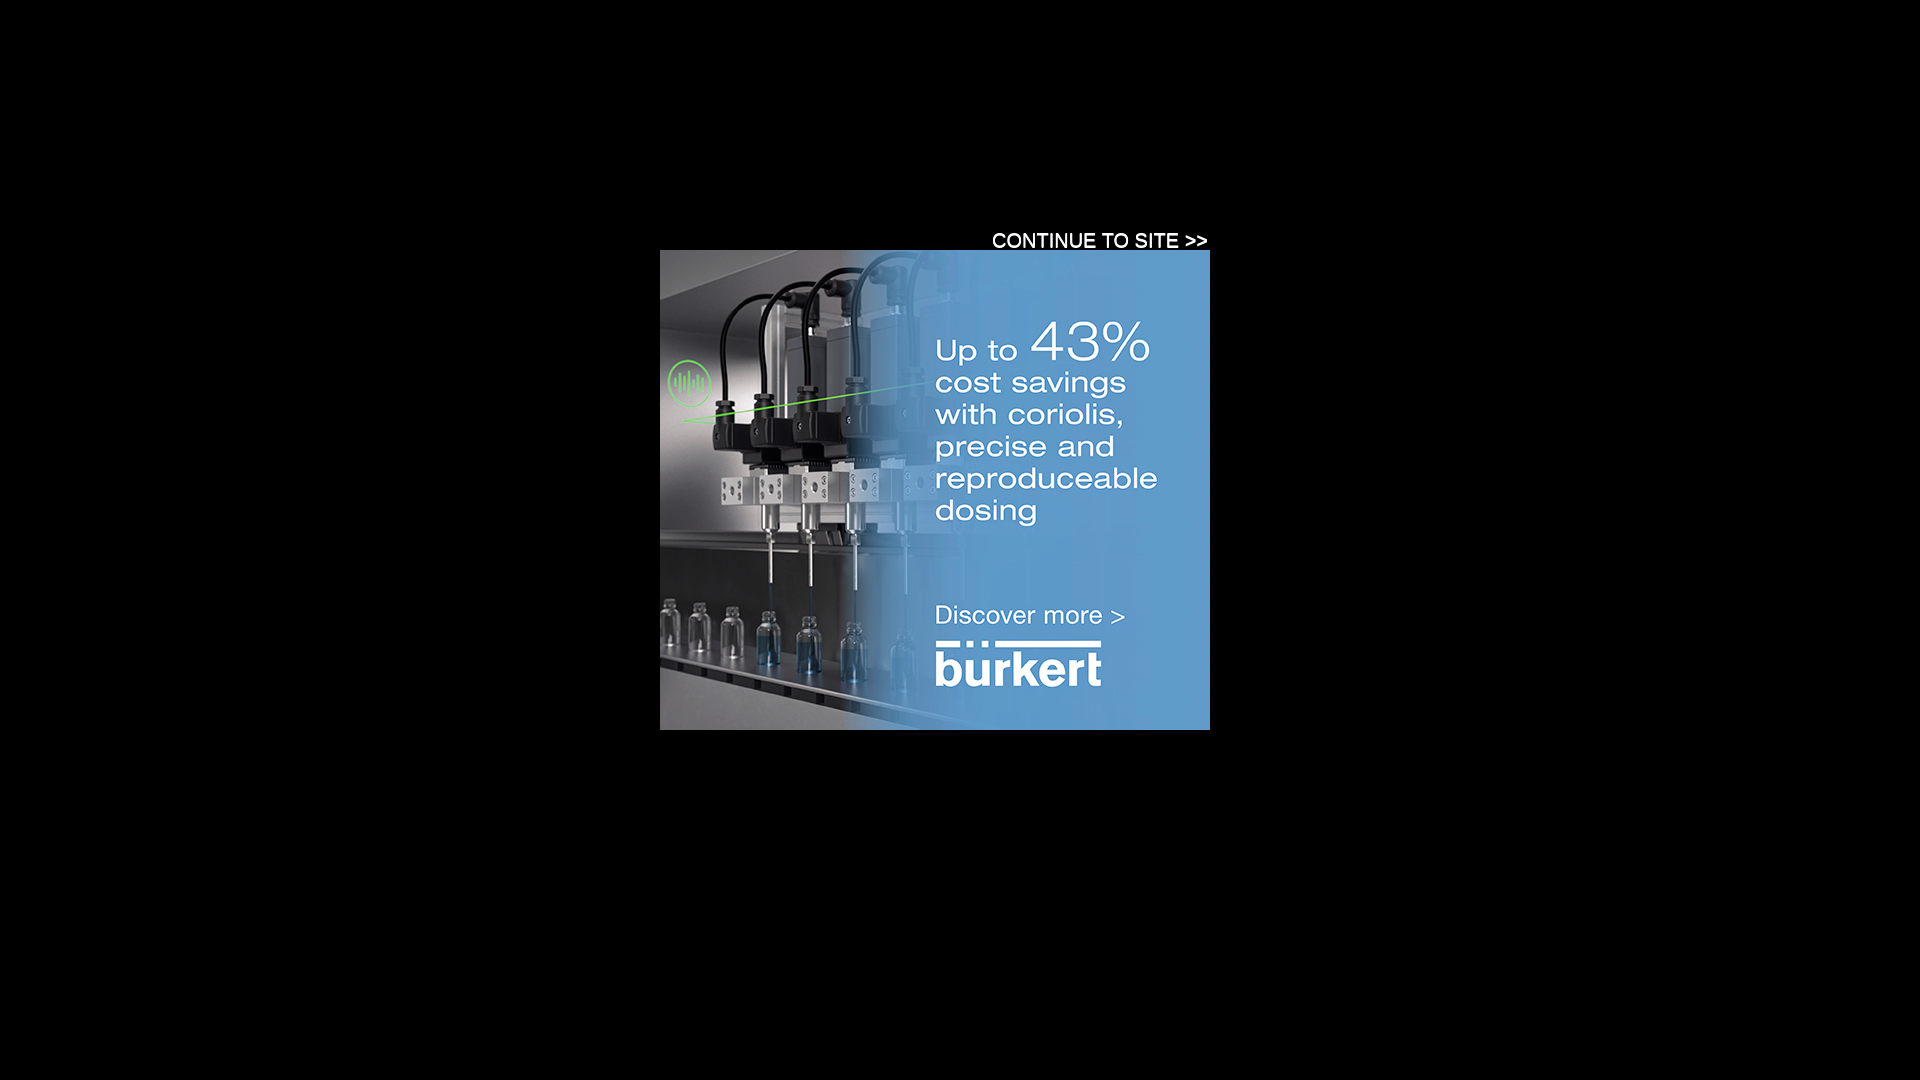 This screenshot has width=1920, height=1080. Describe the element at coordinates (1098, 238) in the screenshot. I see `'CONTINUE TO SITE >>'` at that location.